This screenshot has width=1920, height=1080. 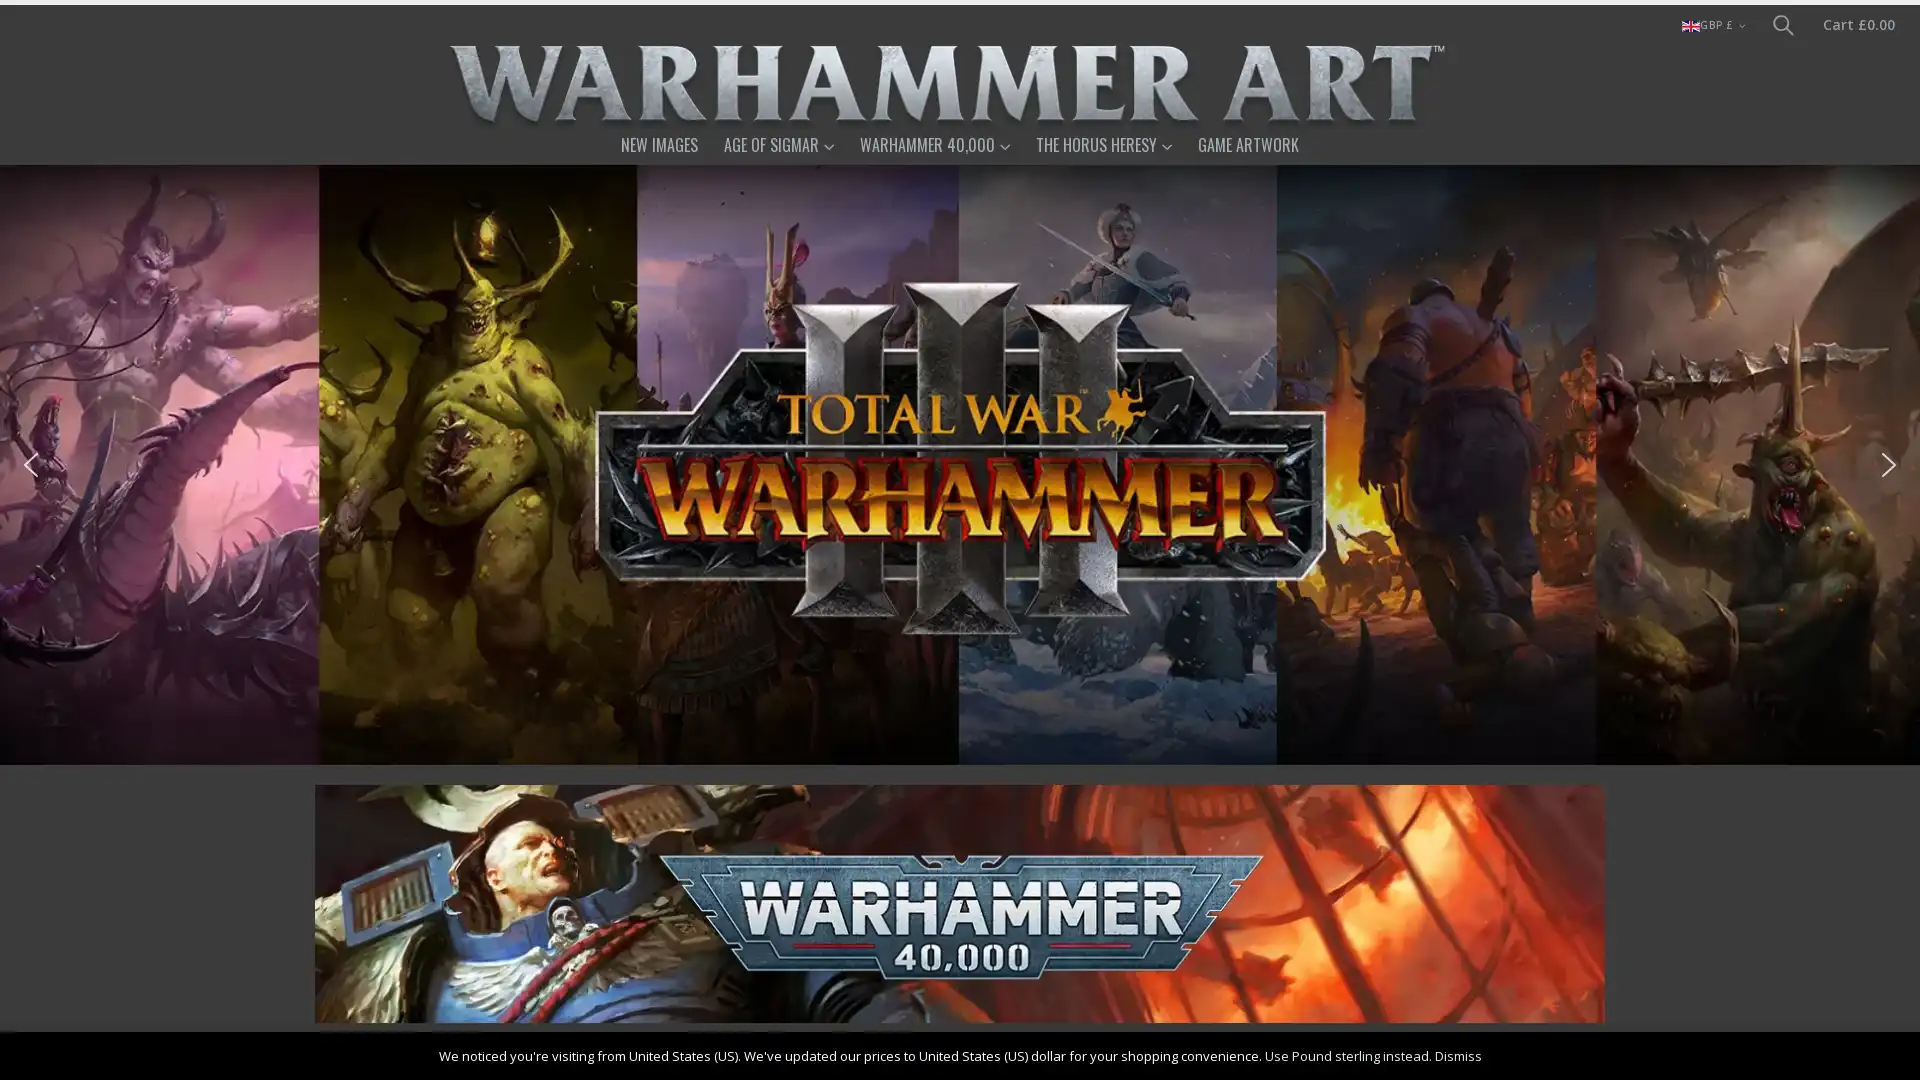 What do you see at coordinates (1888, 463) in the screenshot?
I see `next arrow` at bounding box center [1888, 463].